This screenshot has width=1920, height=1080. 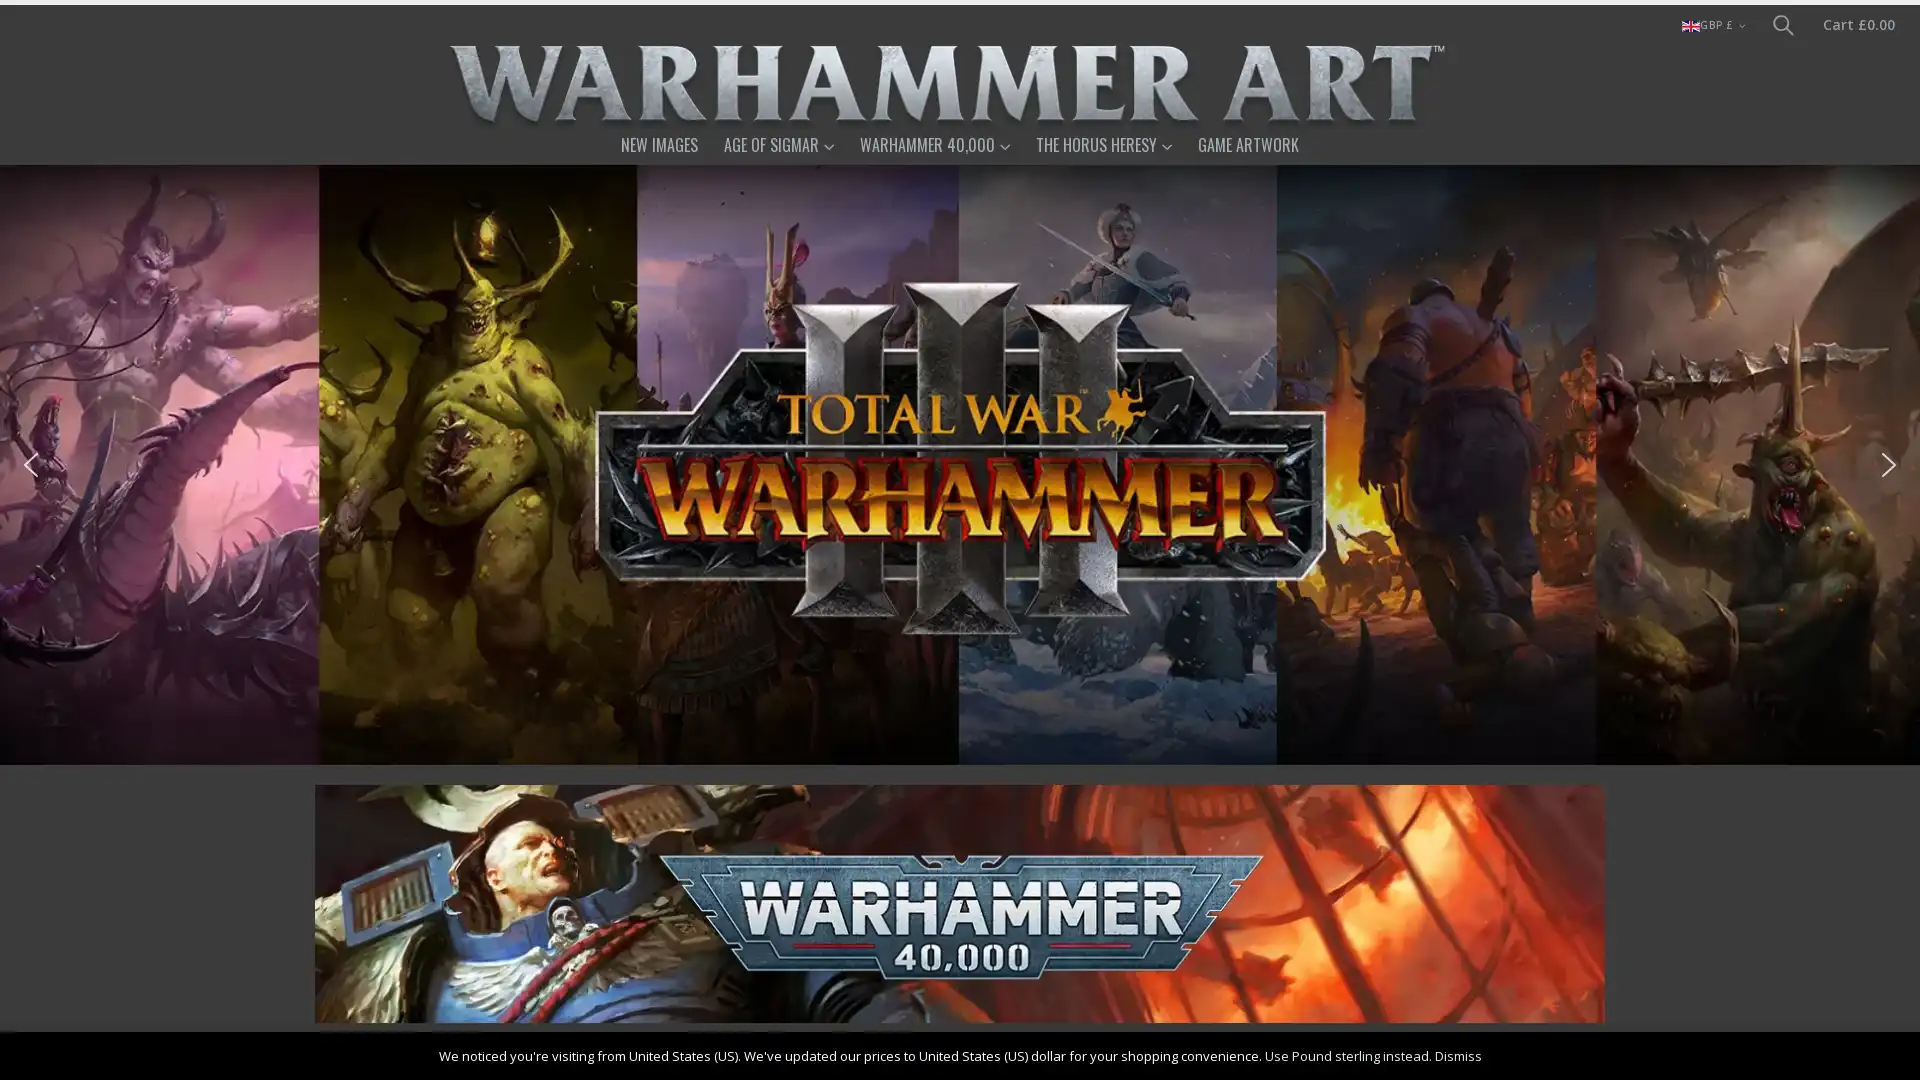 What do you see at coordinates (1888, 463) in the screenshot?
I see `next arrow` at bounding box center [1888, 463].